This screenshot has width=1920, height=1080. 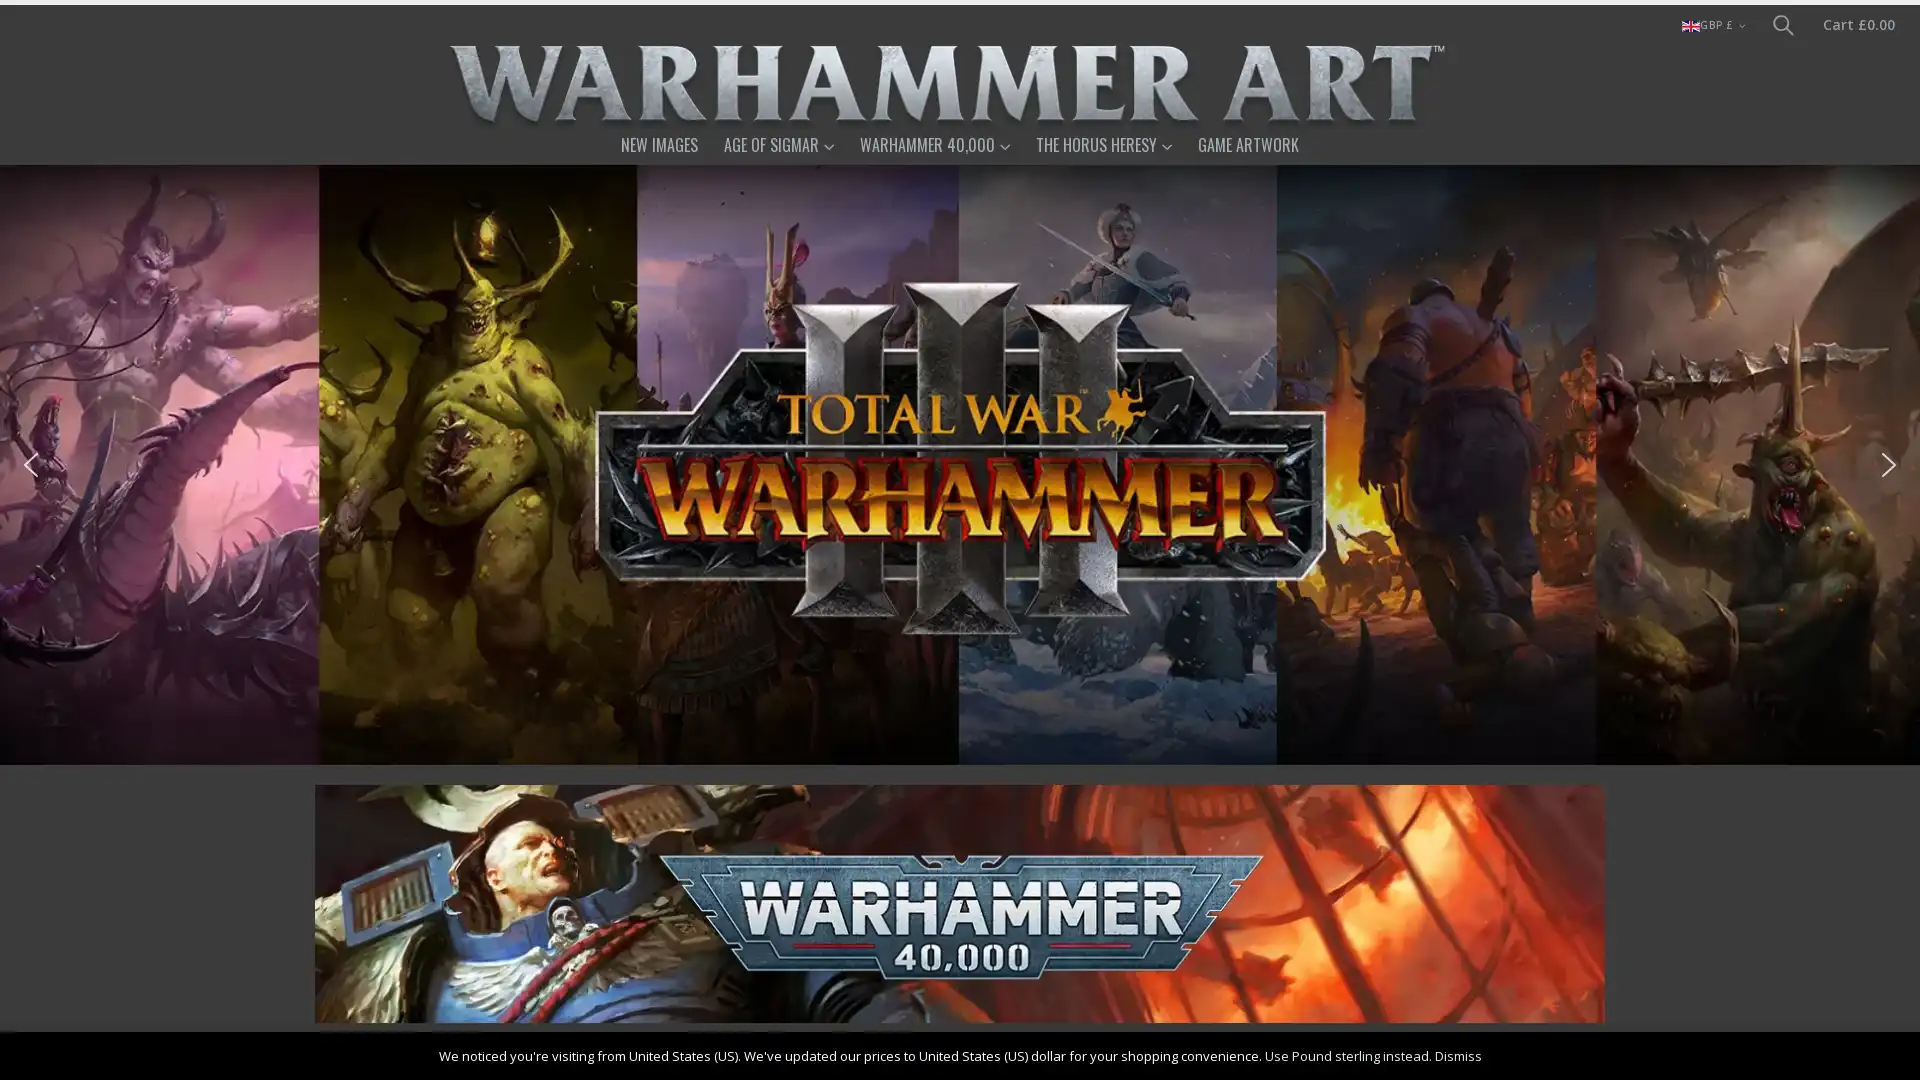 What do you see at coordinates (1888, 463) in the screenshot?
I see `next arrow` at bounding box center [1888, 463].